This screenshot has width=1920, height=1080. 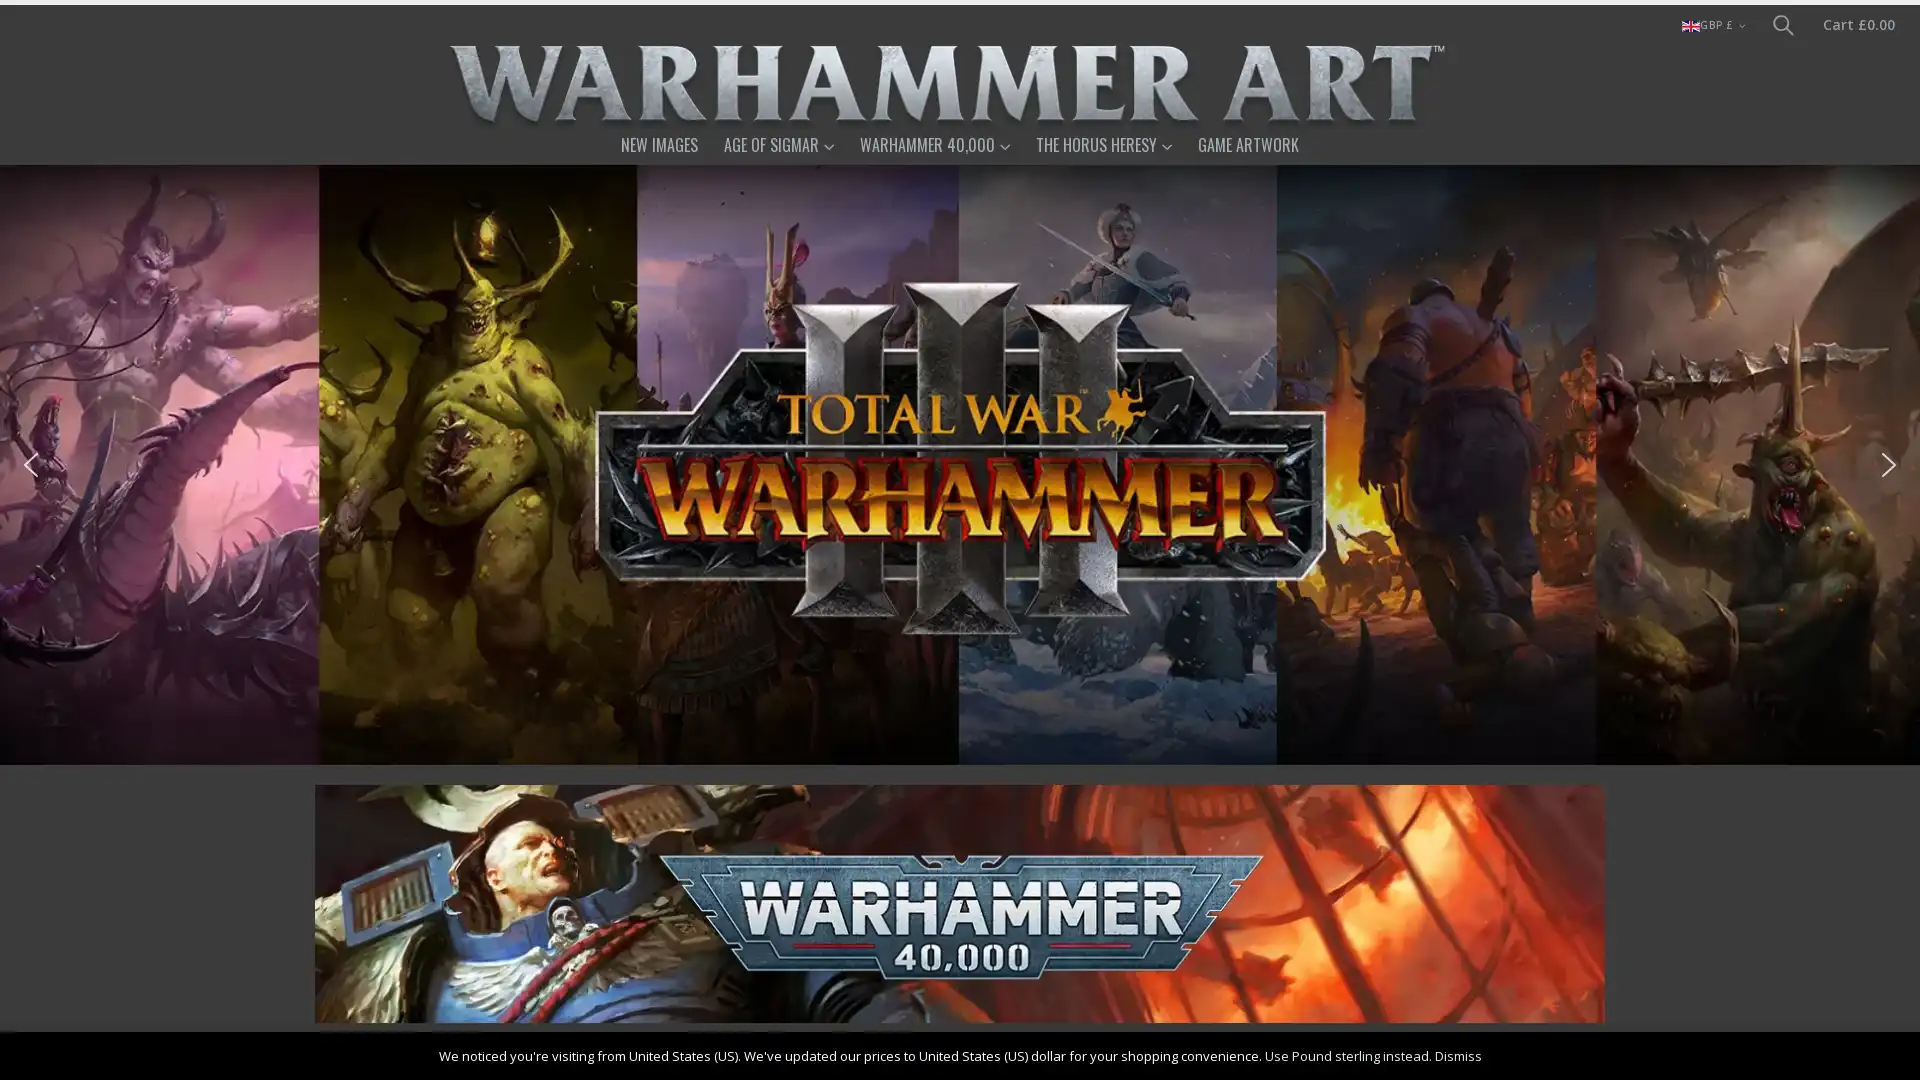 What do you see at coordinates (1888, 463) in the screenshot?
I see `next arrow` at bounding box center [1888, 463].